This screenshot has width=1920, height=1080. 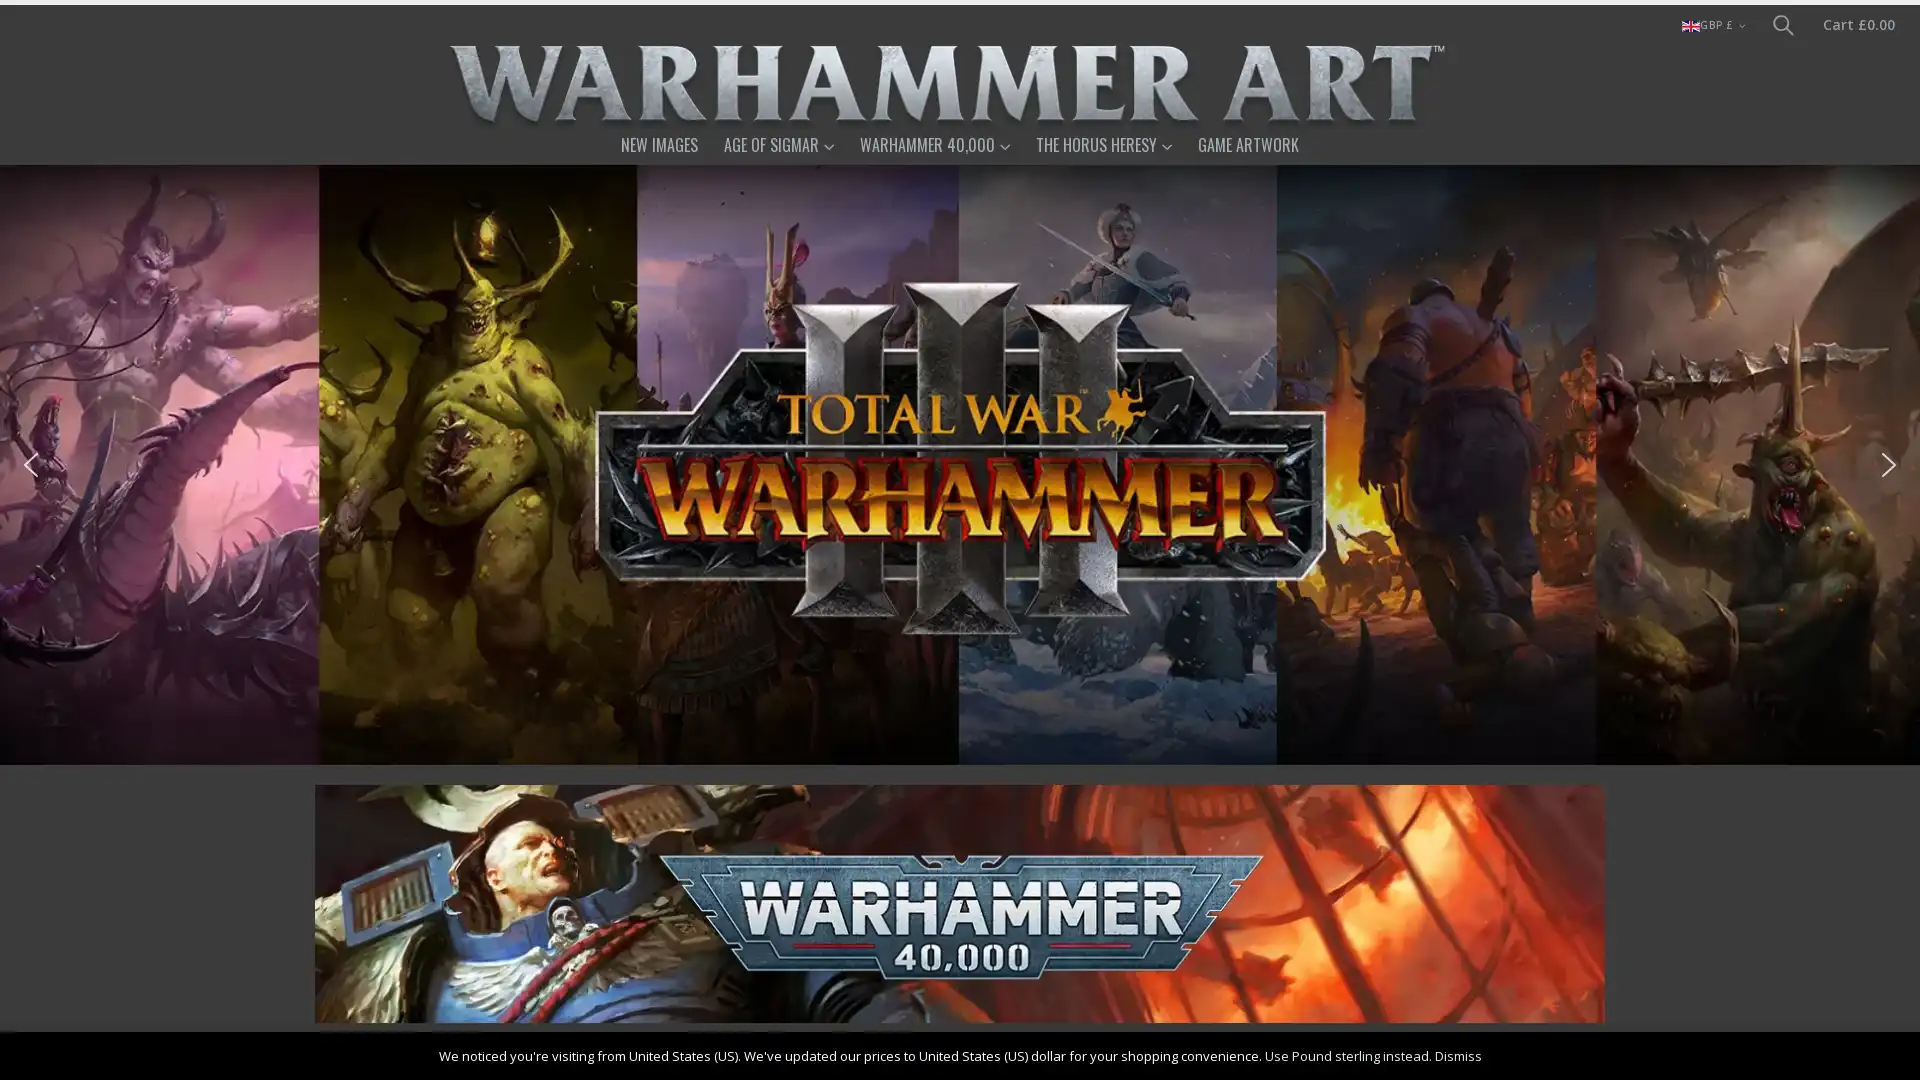 What do you see at coordinates (1888, 463) in the screenshot?
I see `next arrow` at bounding box center [1888, 463].